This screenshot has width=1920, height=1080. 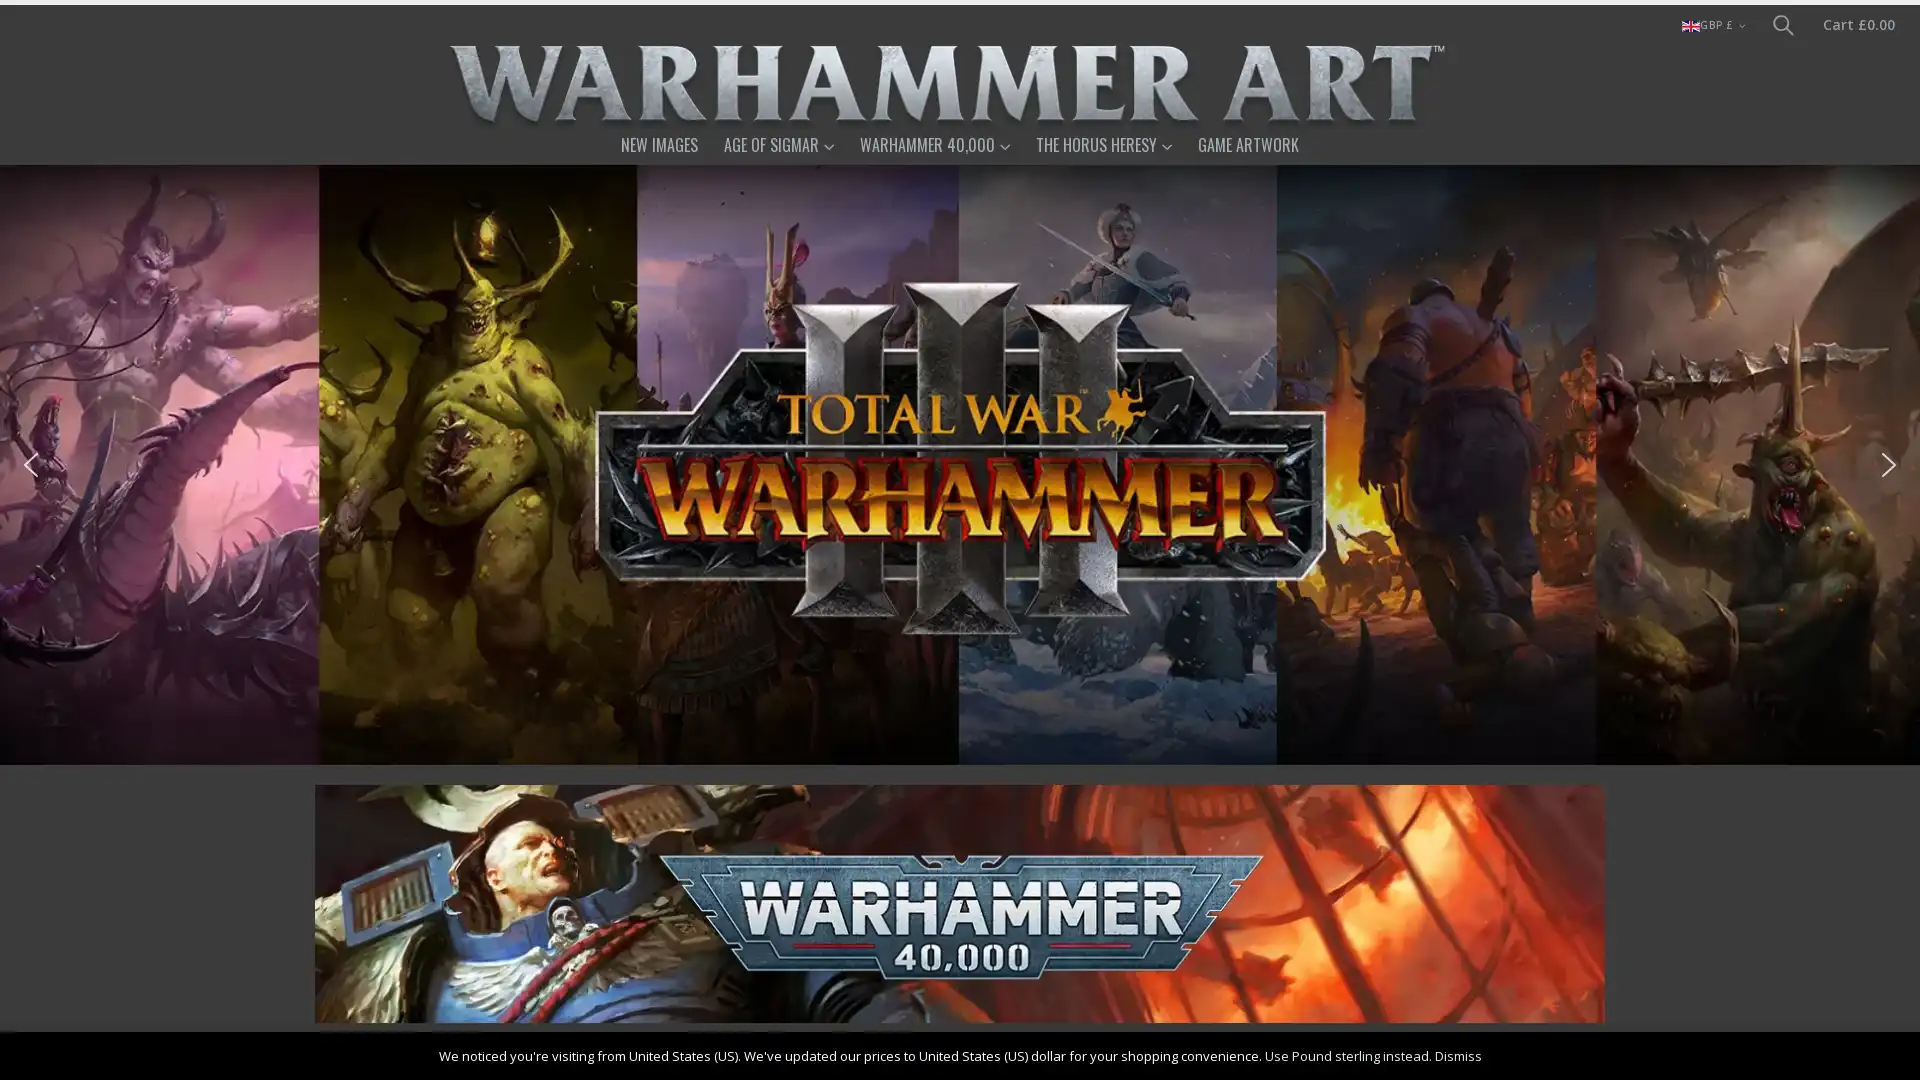 What do you see at coordinates (1888, 463) in the screenshot?
I see `next arrow` at bounding box center [1888, 463].